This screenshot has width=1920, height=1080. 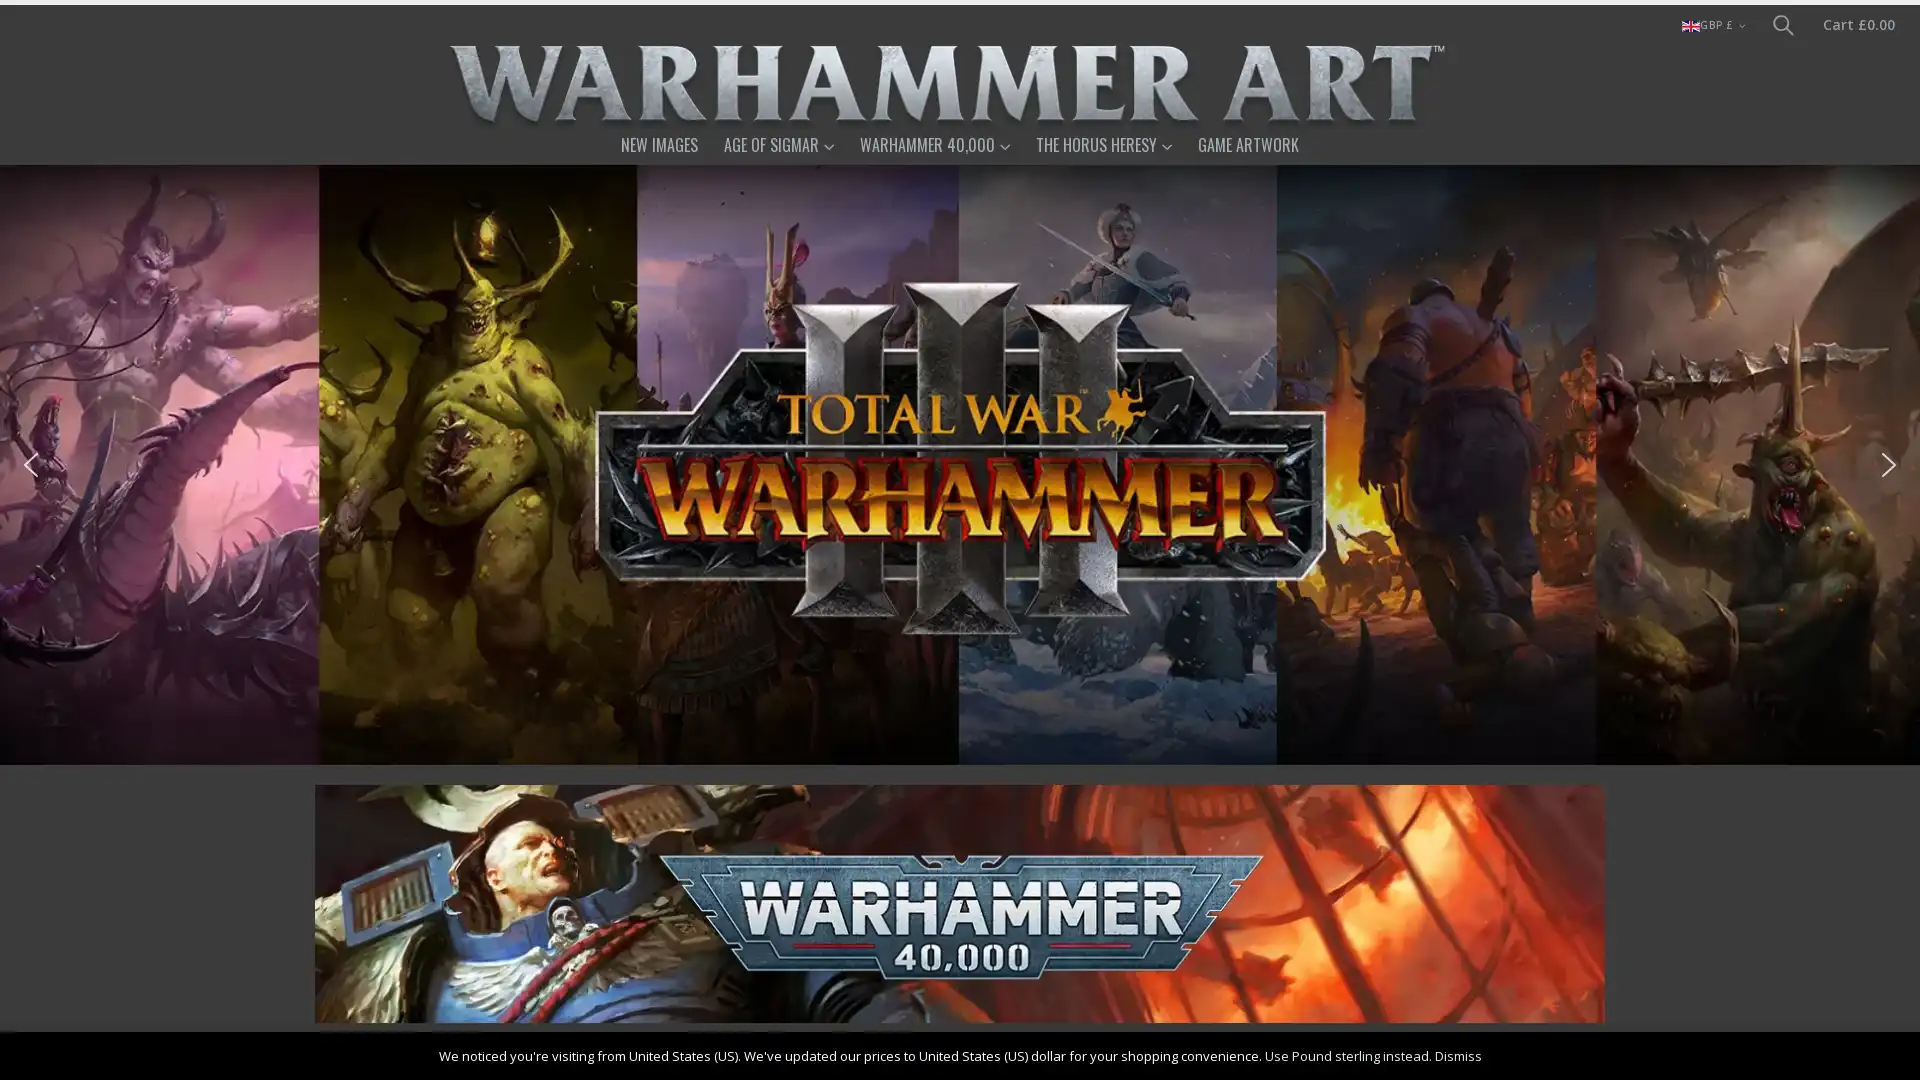 What do you see at coordinates (1888, 463) in the screenshot?
I see `next arrow` at bounding box center [1888, 463].